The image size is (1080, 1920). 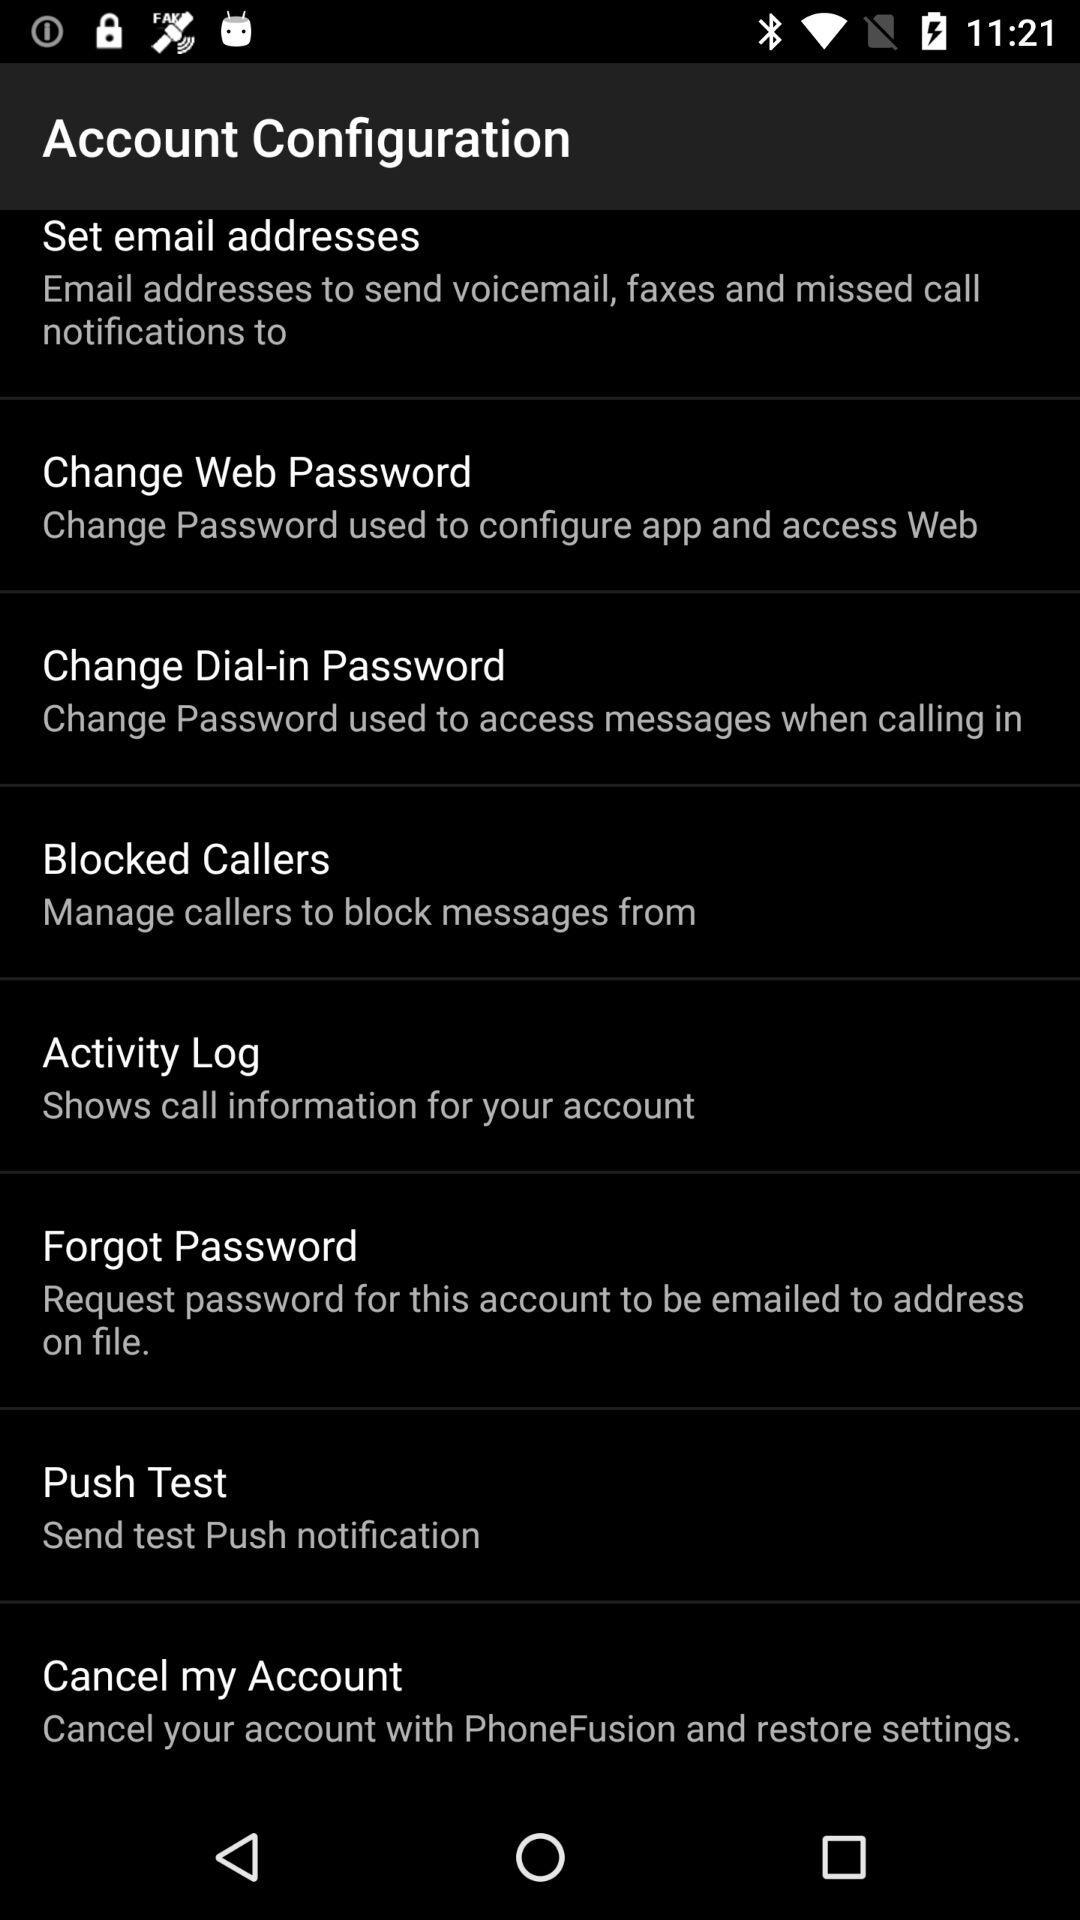 What do you see at coordinates (186, 857) in the screenshot?
I see `blocked callers app` at bounding box center [186, 857].